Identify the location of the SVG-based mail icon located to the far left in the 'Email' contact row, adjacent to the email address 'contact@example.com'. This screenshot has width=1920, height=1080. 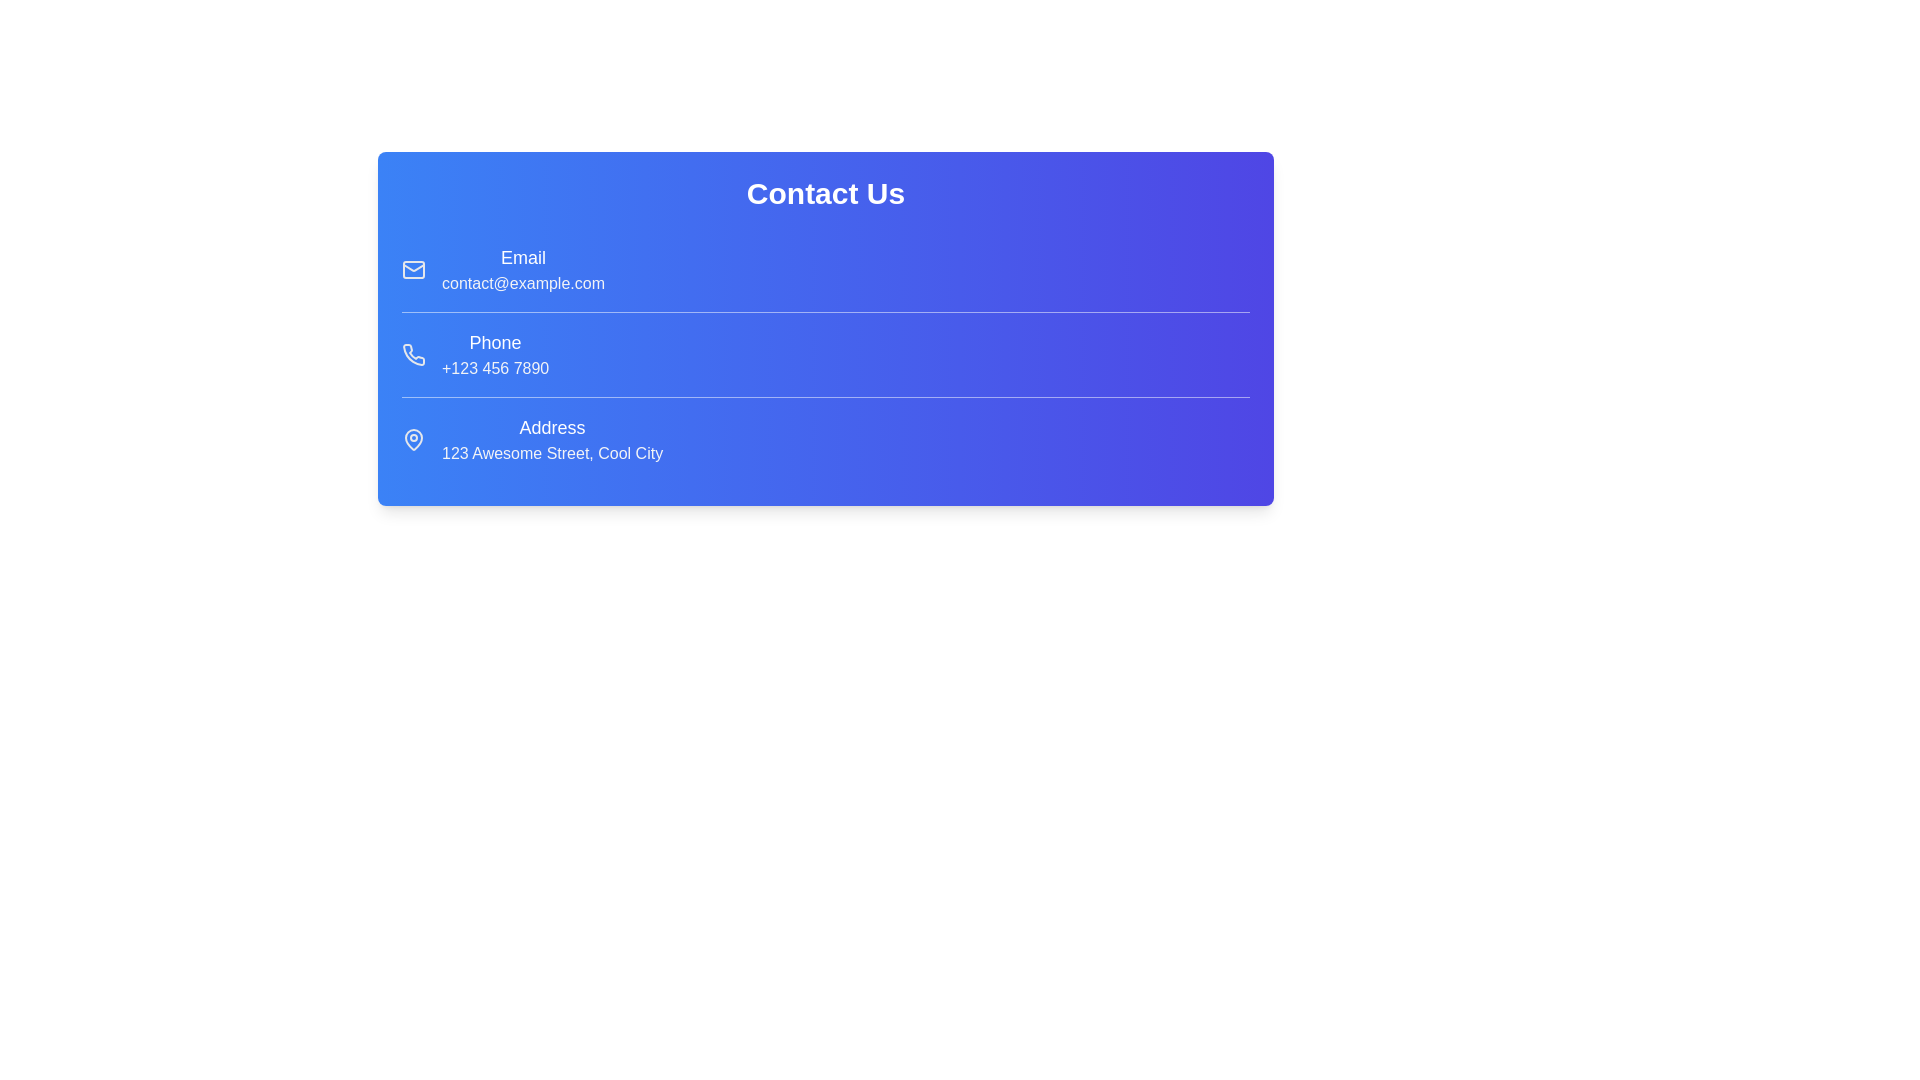
(412, 270).